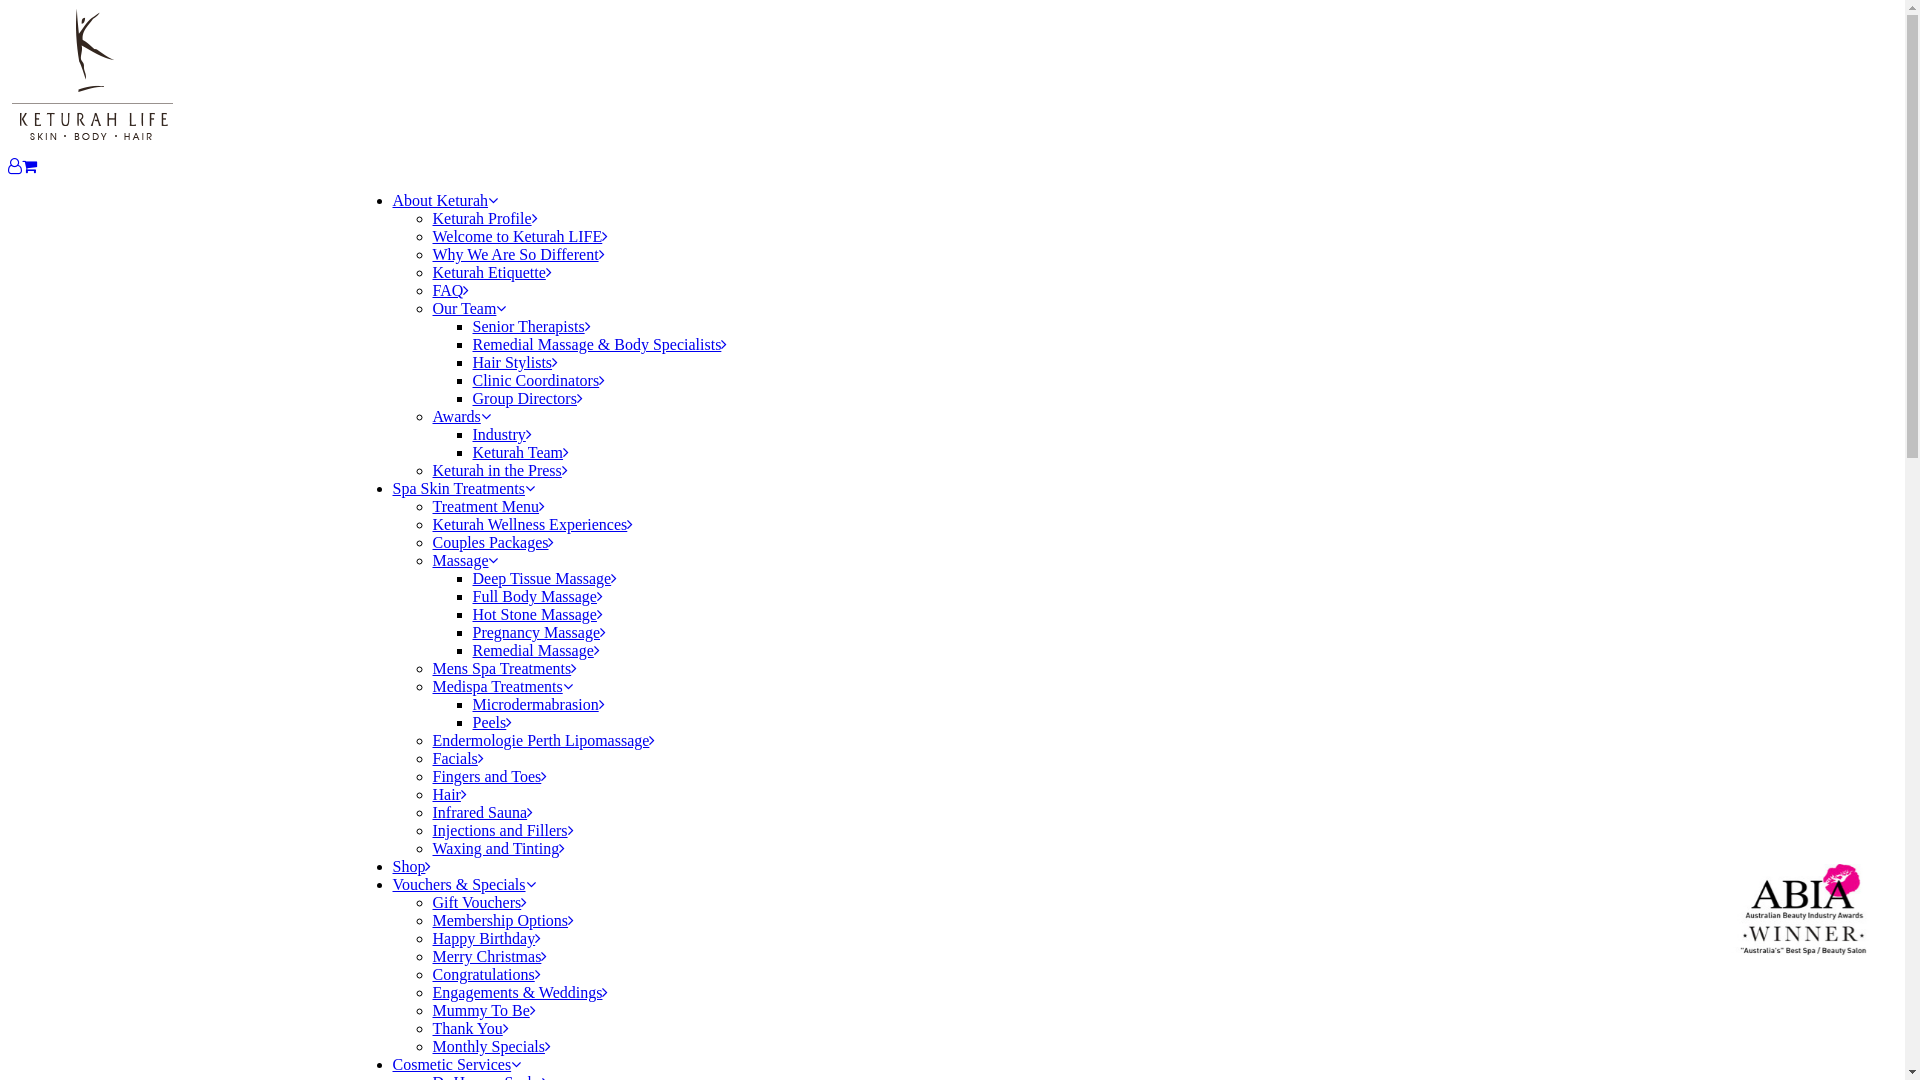 This screenshot has height=1080, width=1920. What do you see at coordinates (489, 775) in the screenshot?
I see `'Fingers and Toes'` at bounding box center [489, 775].